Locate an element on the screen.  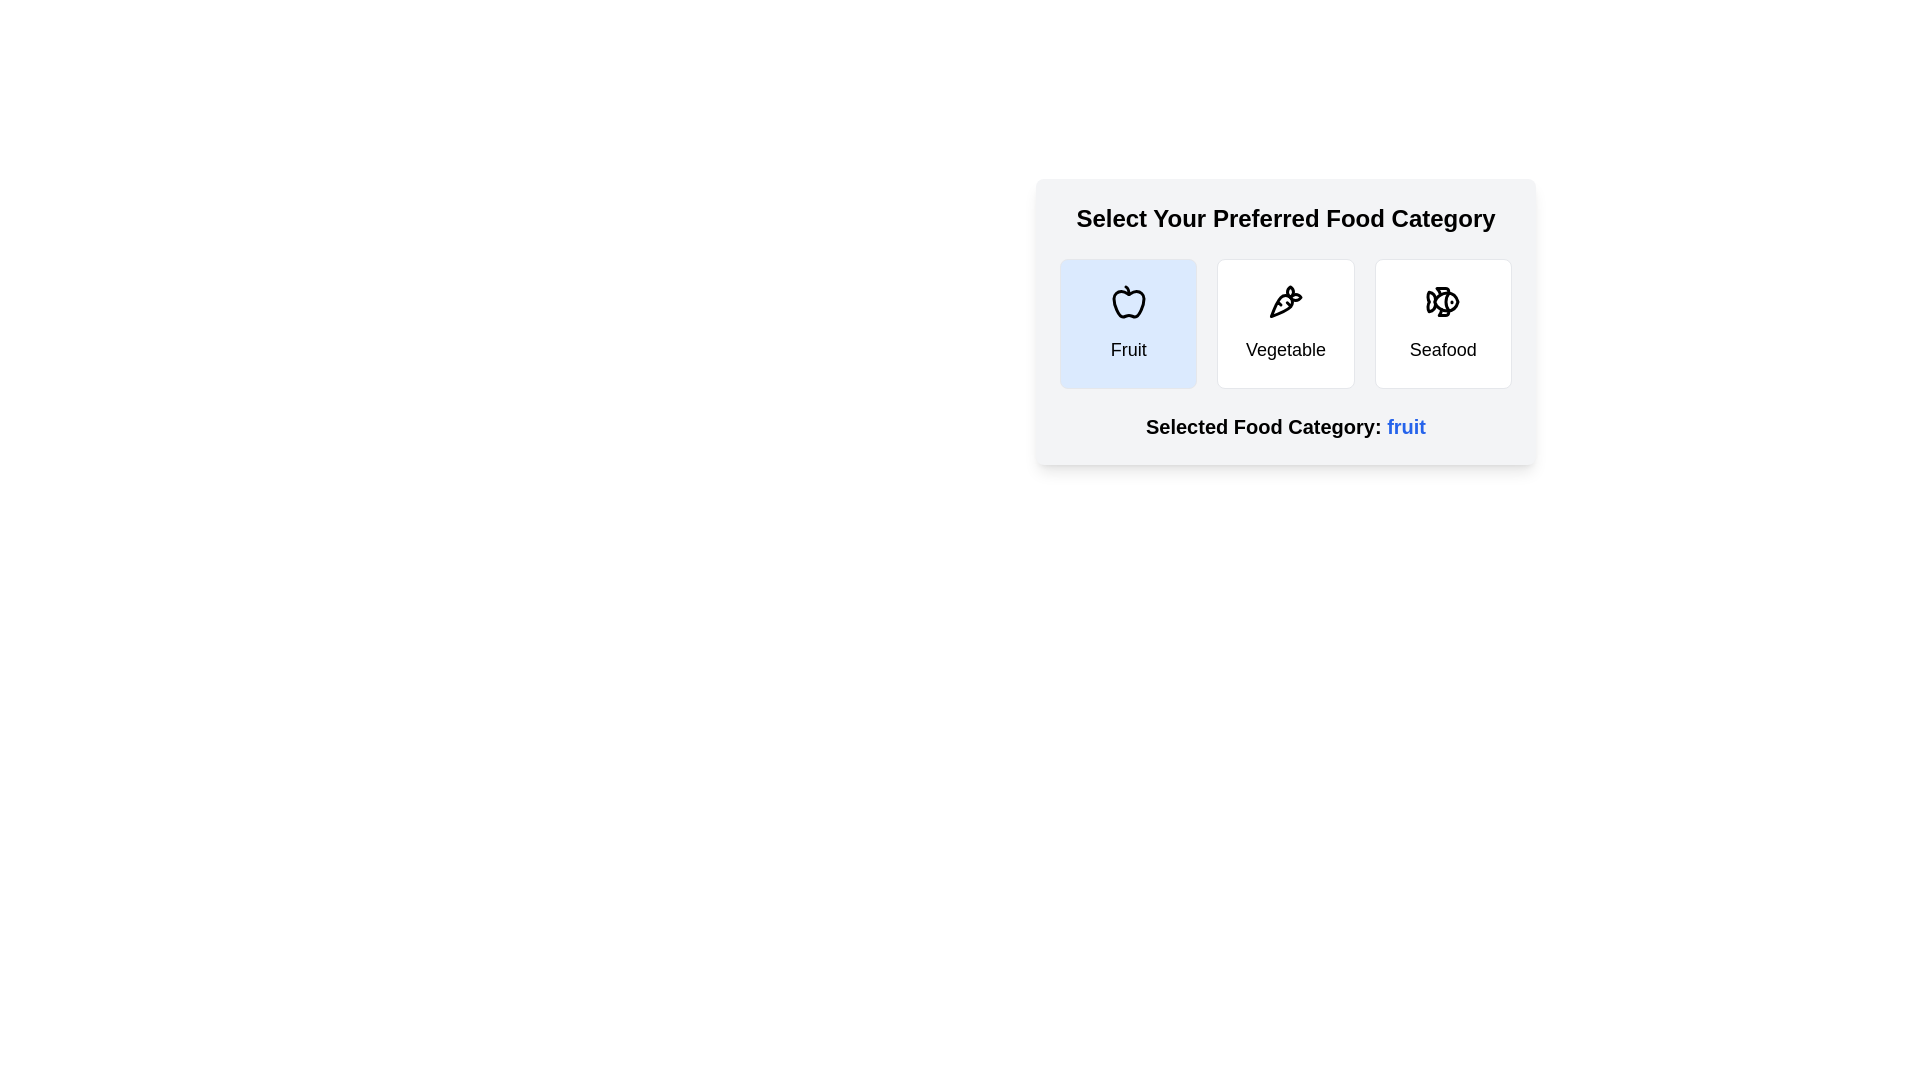
the graphical icon representing the 'Fruit' option in the selection menu, which is located in the leftmost button of a horizontal set of three options is located at coordinates (1128, 304).